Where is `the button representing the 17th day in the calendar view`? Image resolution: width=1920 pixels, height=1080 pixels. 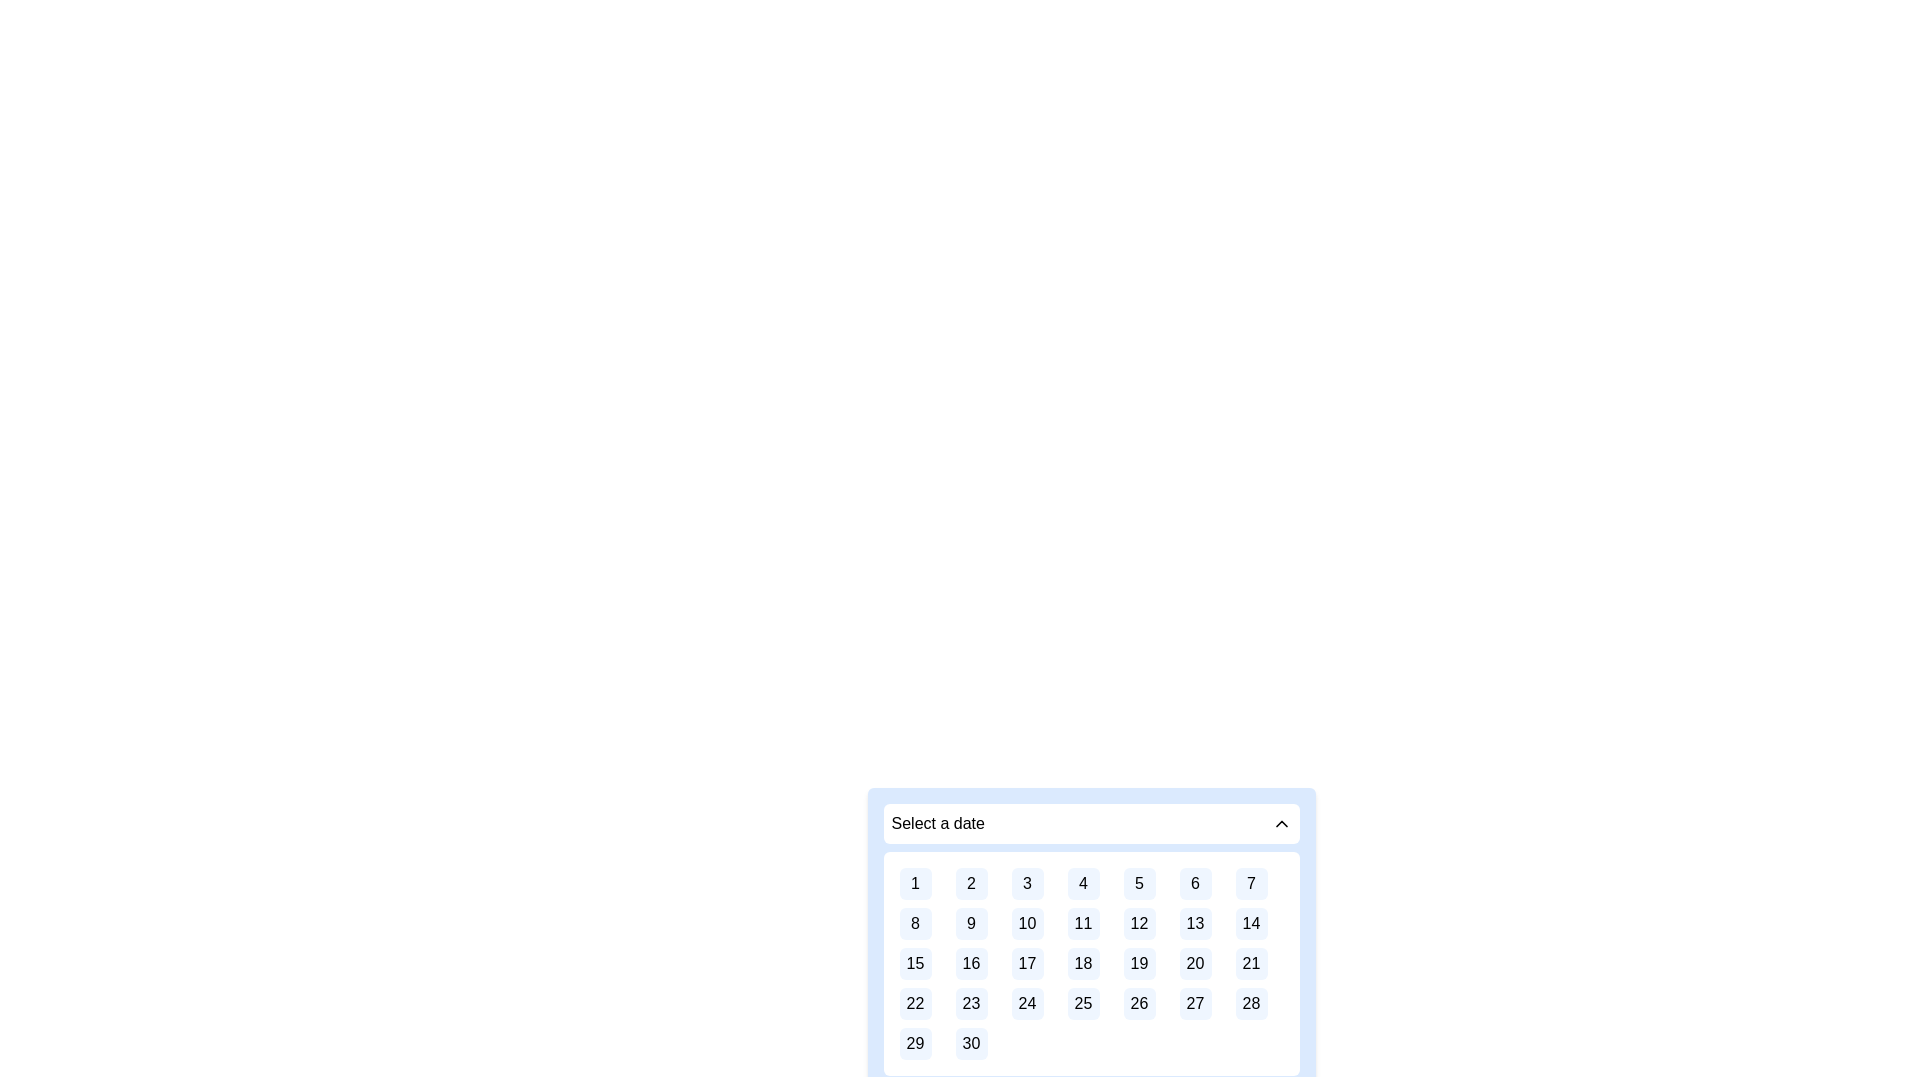
the button representing the 17th day in the calendar view is located at coordinates (1027, 963).